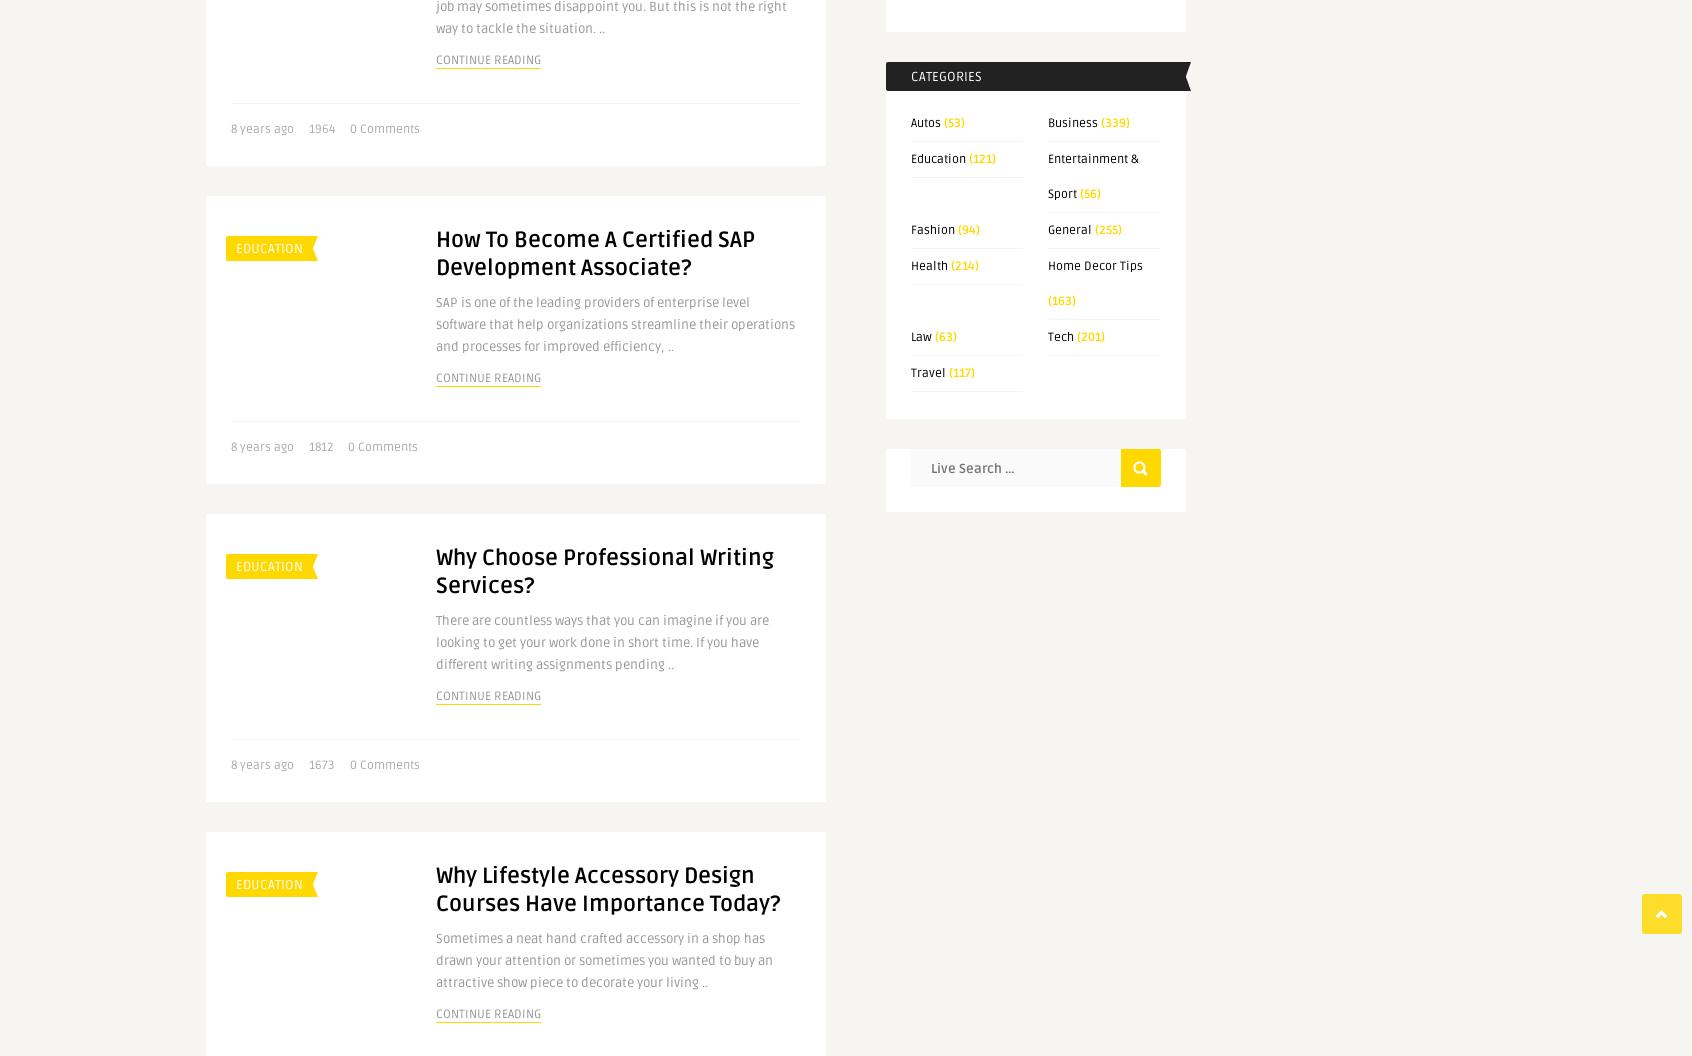 The height and width of the screenshot is (1056, 1692). Describe the element at coordinates (921, 336) in the screenshot. I see `'Law'` at that location.